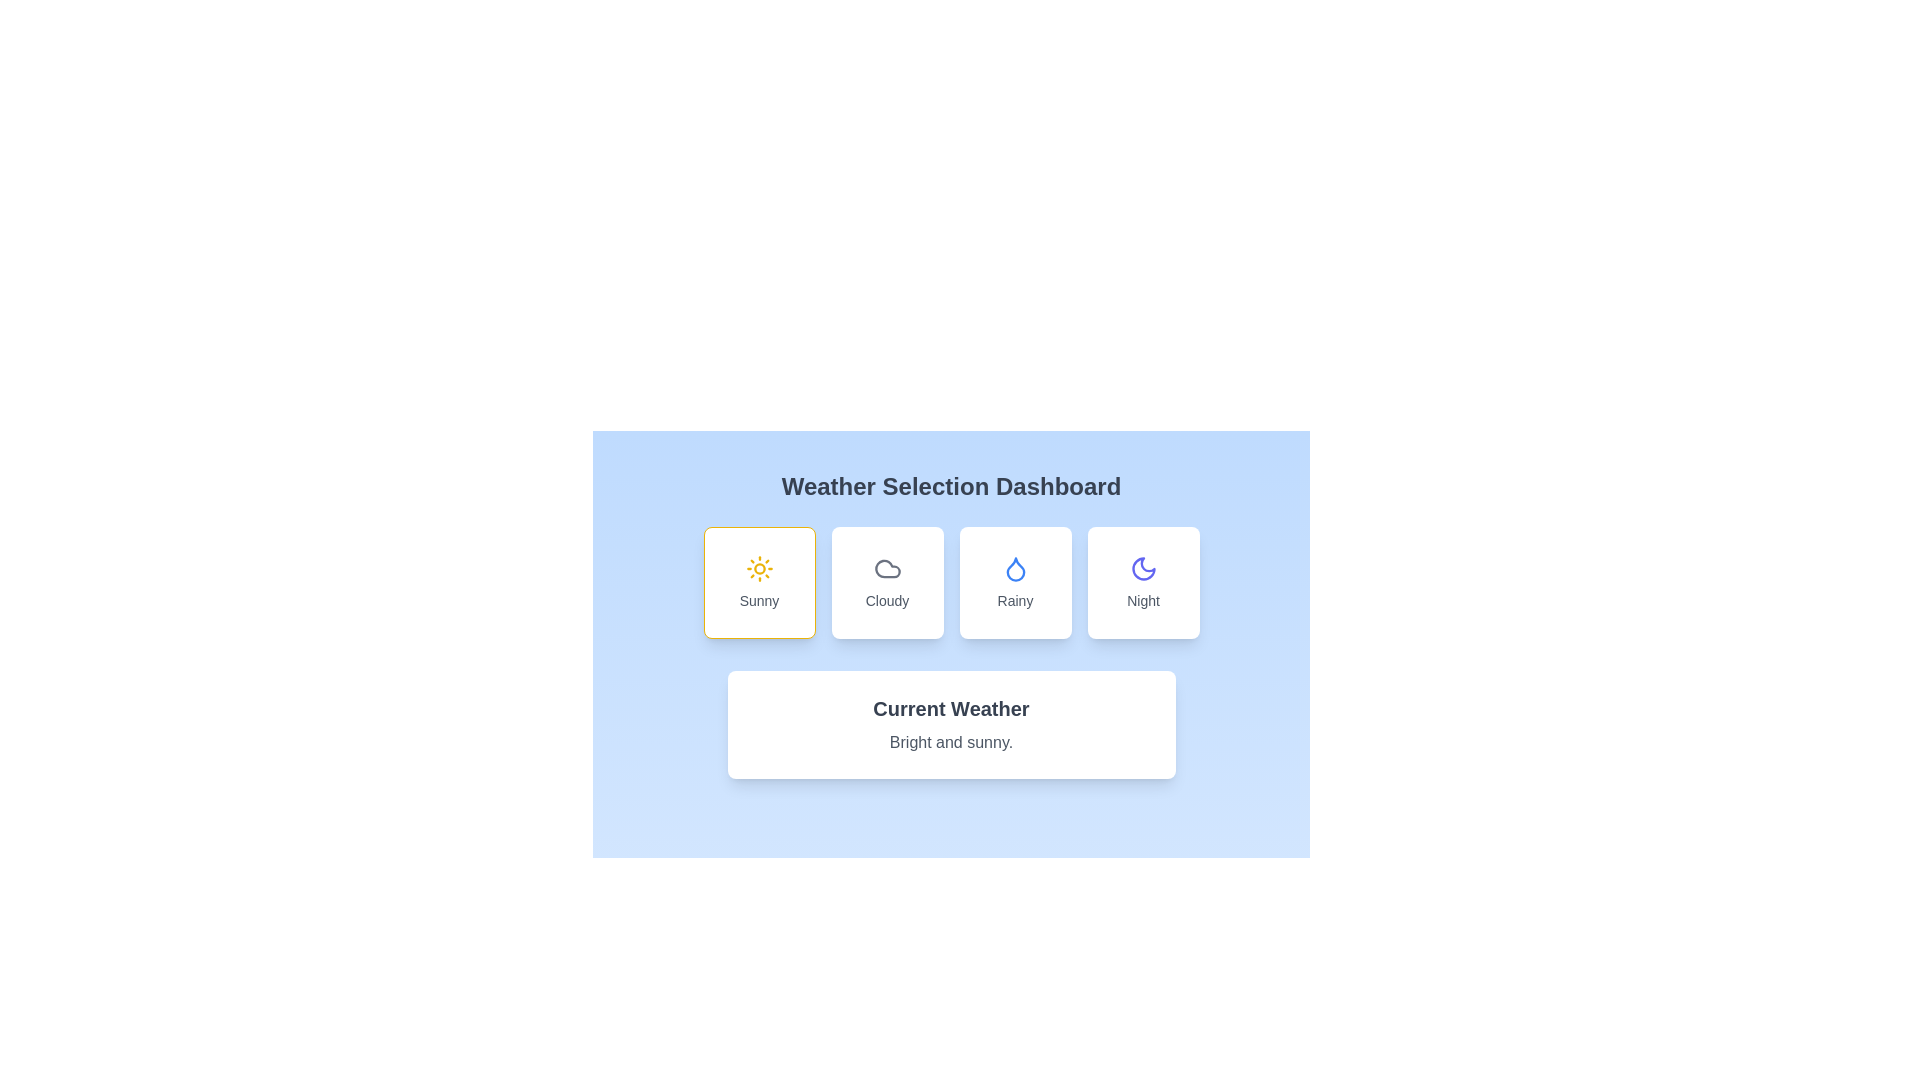 This screenshot has width=1920, height=1080. I want to click on the 'Rainy' button, which is a square card with a blue droplet icon and the text 'Rainy', positioned between the 'Cloudy' and 'Night' cards in the Weather Selection Dashboard, so click(1015, 582).